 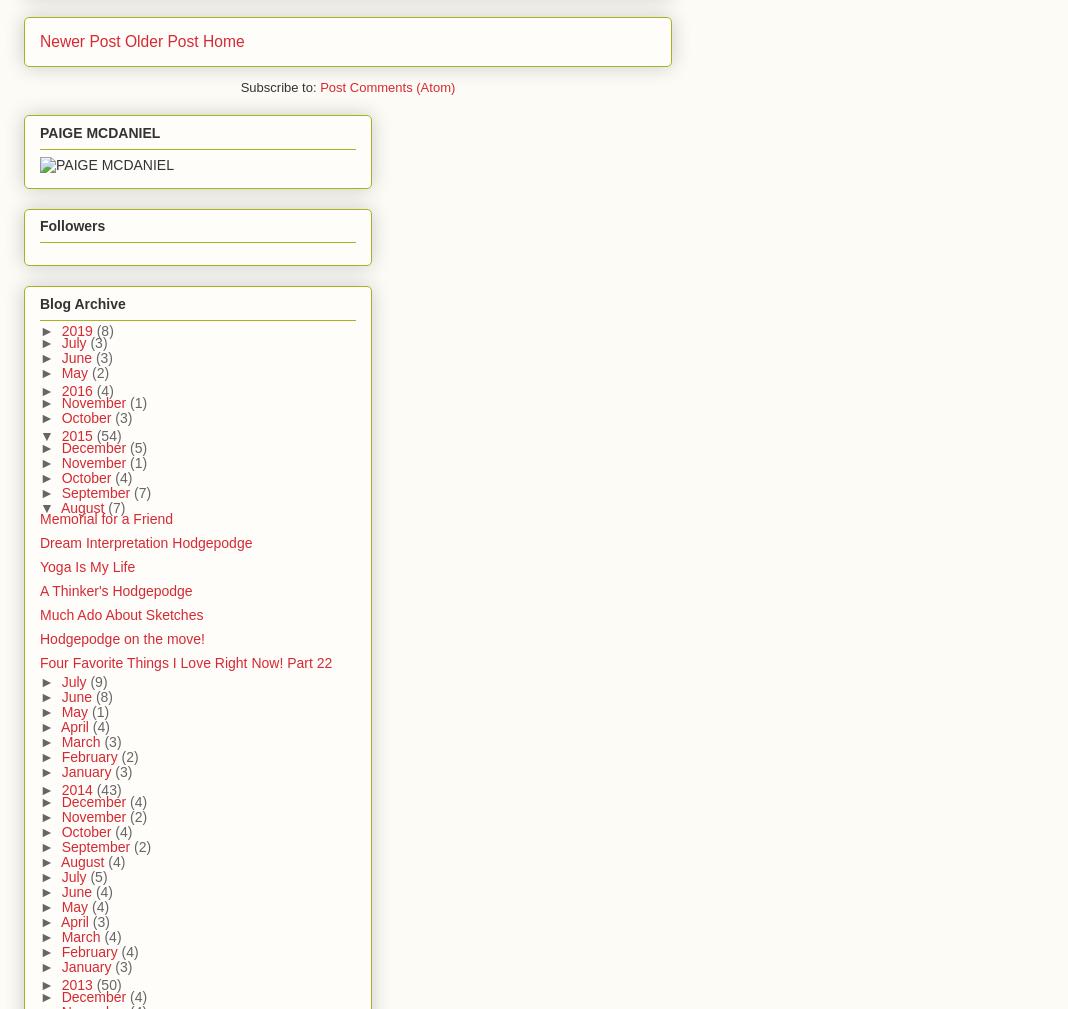 I want to click on '2013', so click(x=77, y=984).